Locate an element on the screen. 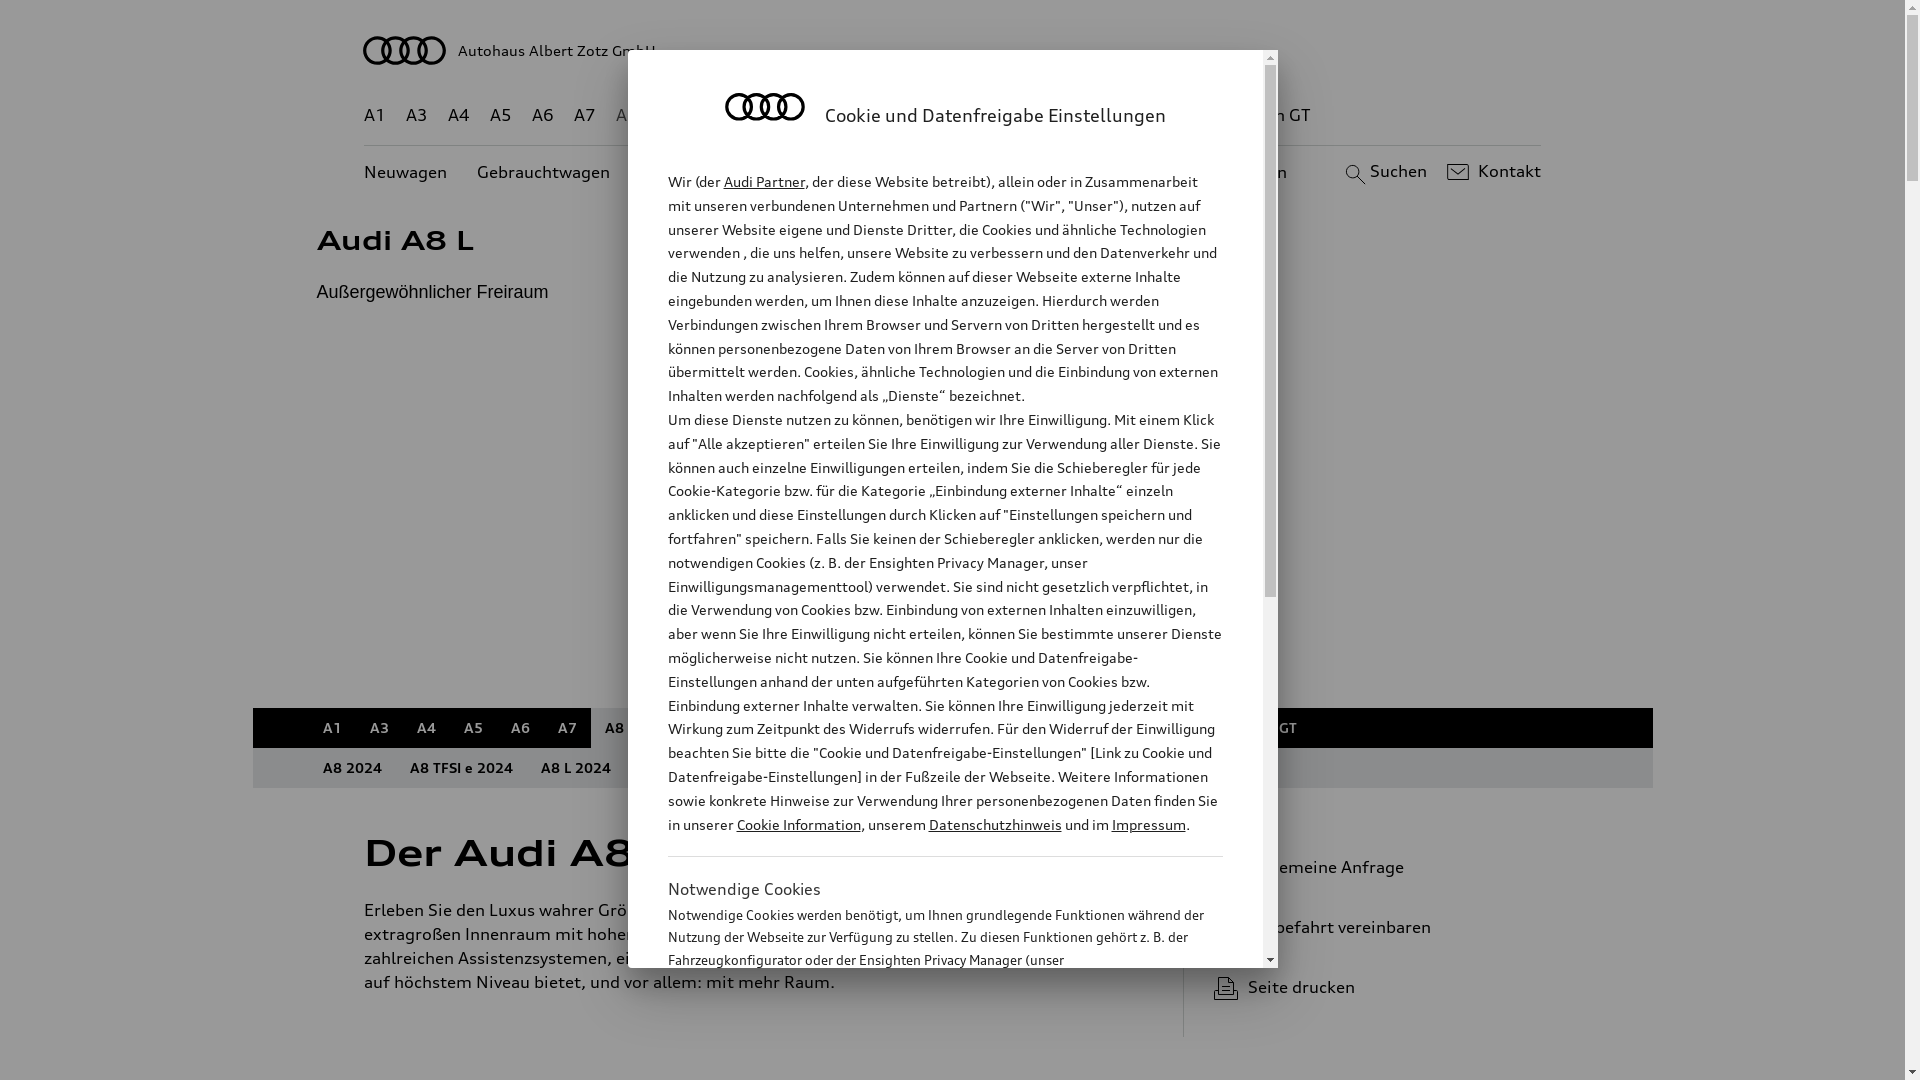 Image resolution: width=1920 pixels, height=1080 pixels. 'Kontakt' is located at coordinates (1491, 171).